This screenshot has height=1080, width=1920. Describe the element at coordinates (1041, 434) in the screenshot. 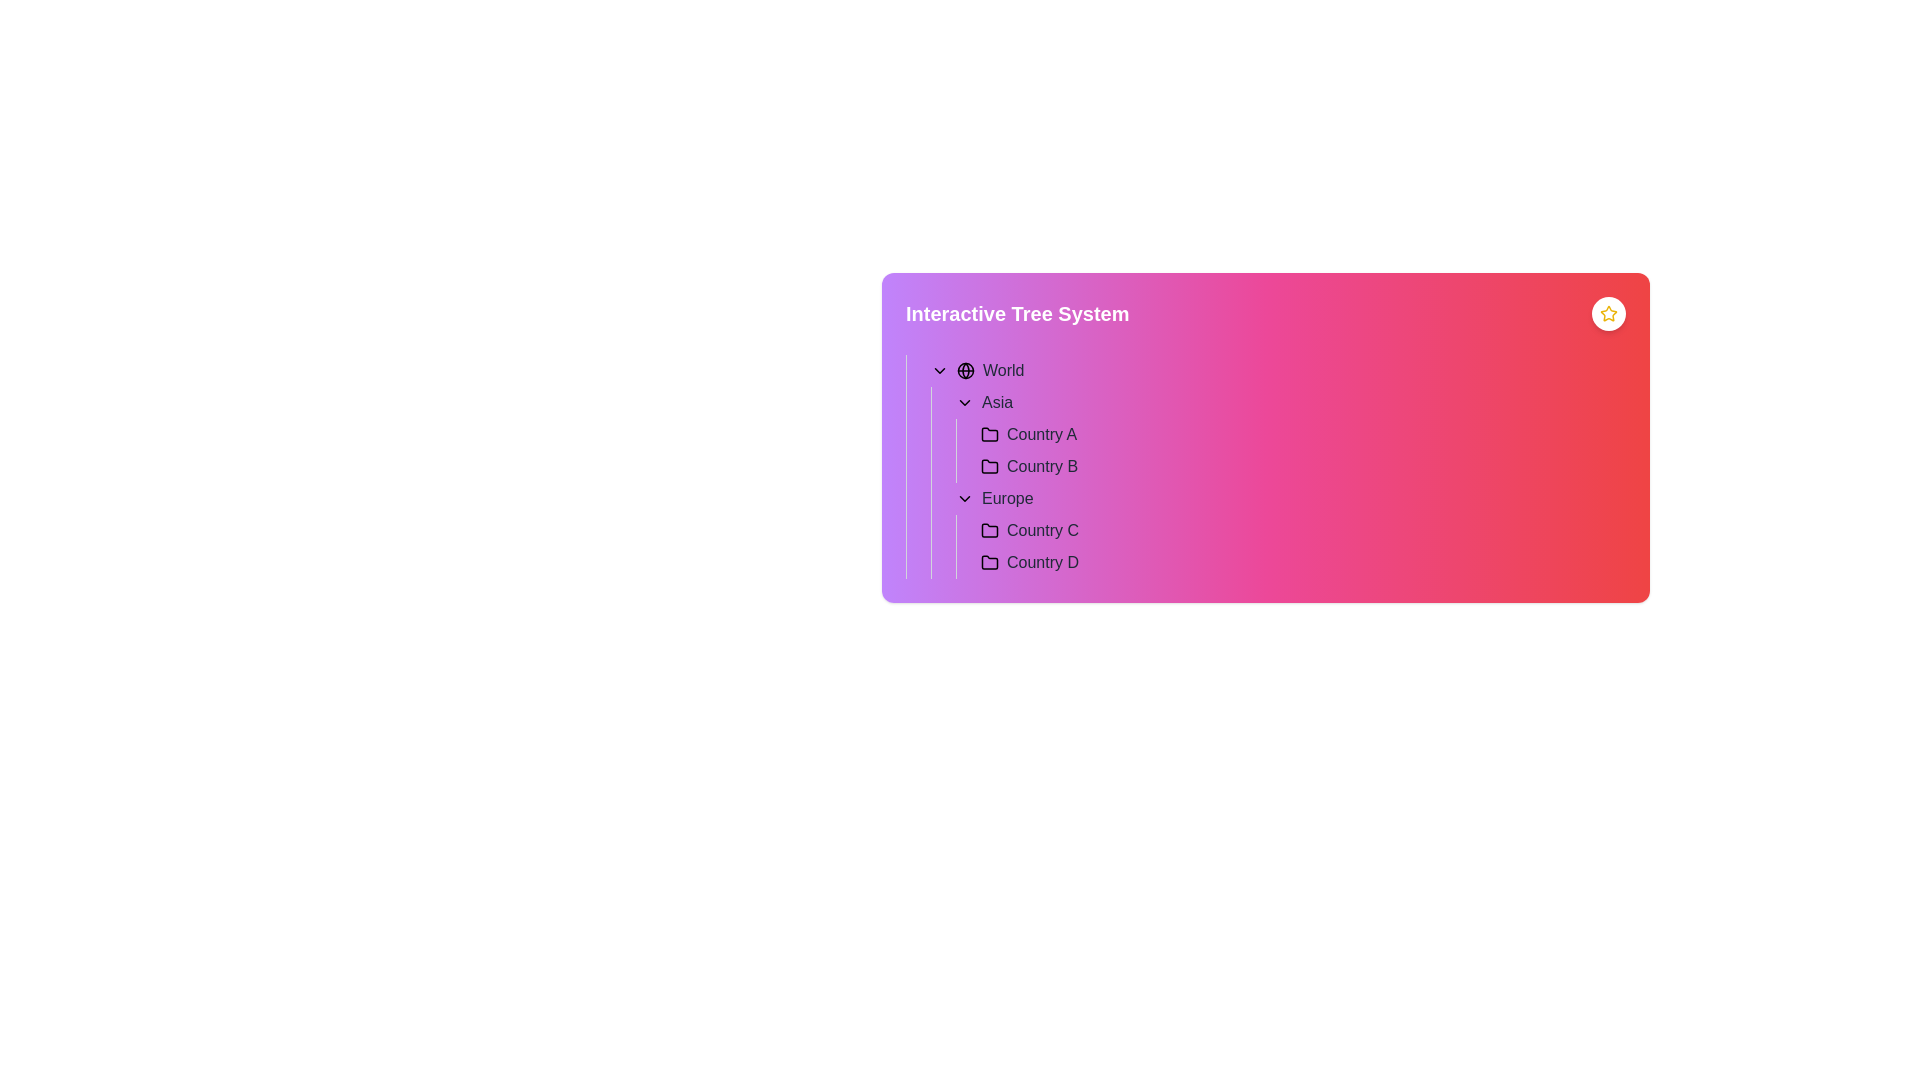

I see `text label that identifies 'Country A' within the 'Asia' section of the hierarchical tree structure` at that location.